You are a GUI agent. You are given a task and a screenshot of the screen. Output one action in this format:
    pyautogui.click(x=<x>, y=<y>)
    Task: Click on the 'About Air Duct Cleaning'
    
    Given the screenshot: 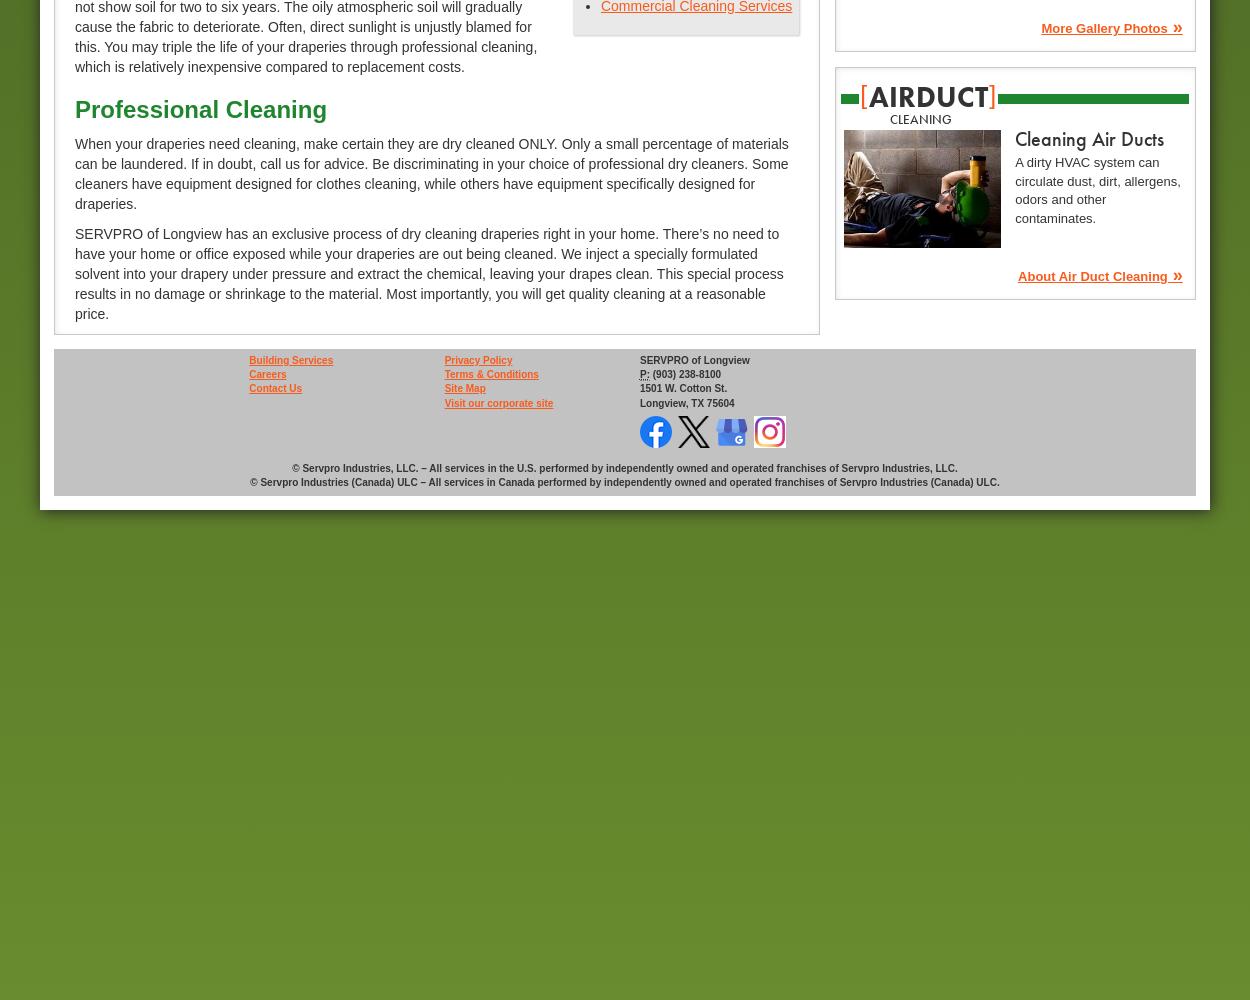 What is the action you would take?
    pyautogui.click(x=1018, y=275)
    